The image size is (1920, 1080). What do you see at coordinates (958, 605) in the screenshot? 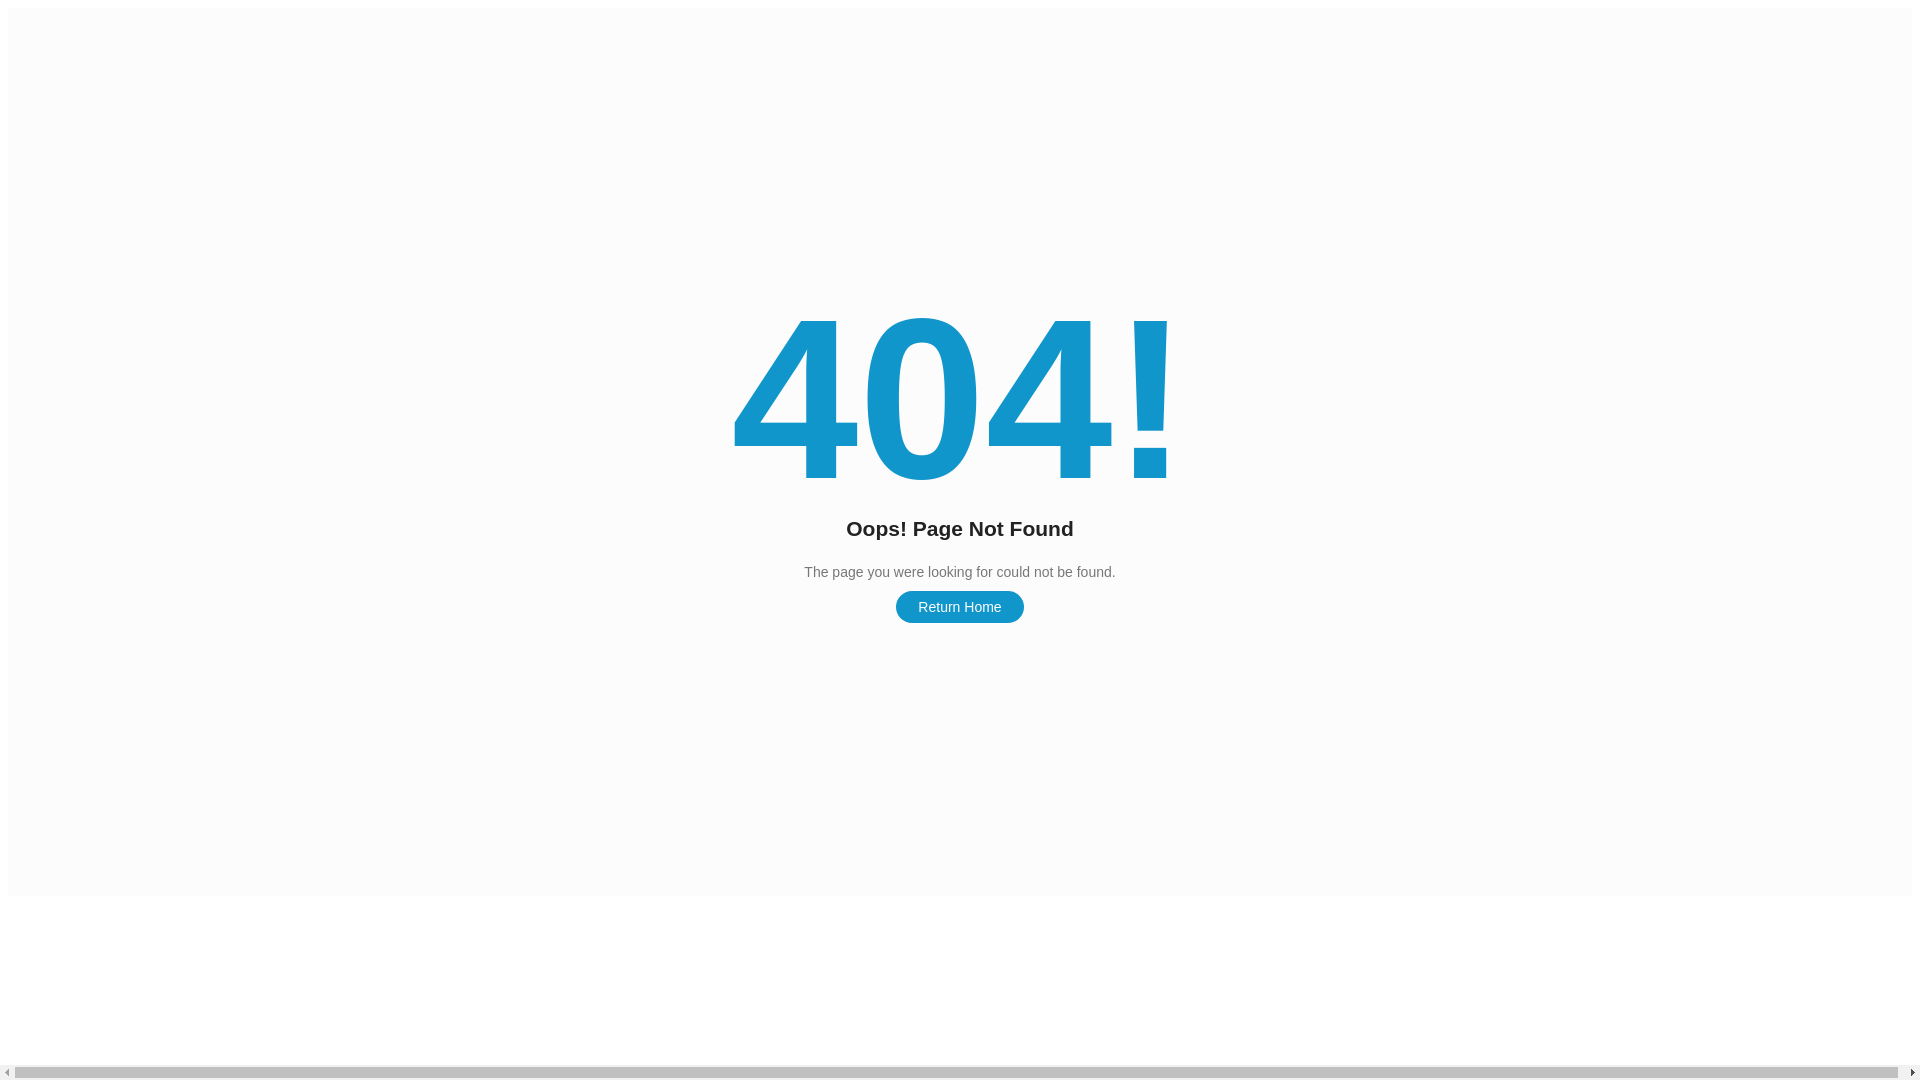
I see `'Return Home'` at bounding box center [958, 605].